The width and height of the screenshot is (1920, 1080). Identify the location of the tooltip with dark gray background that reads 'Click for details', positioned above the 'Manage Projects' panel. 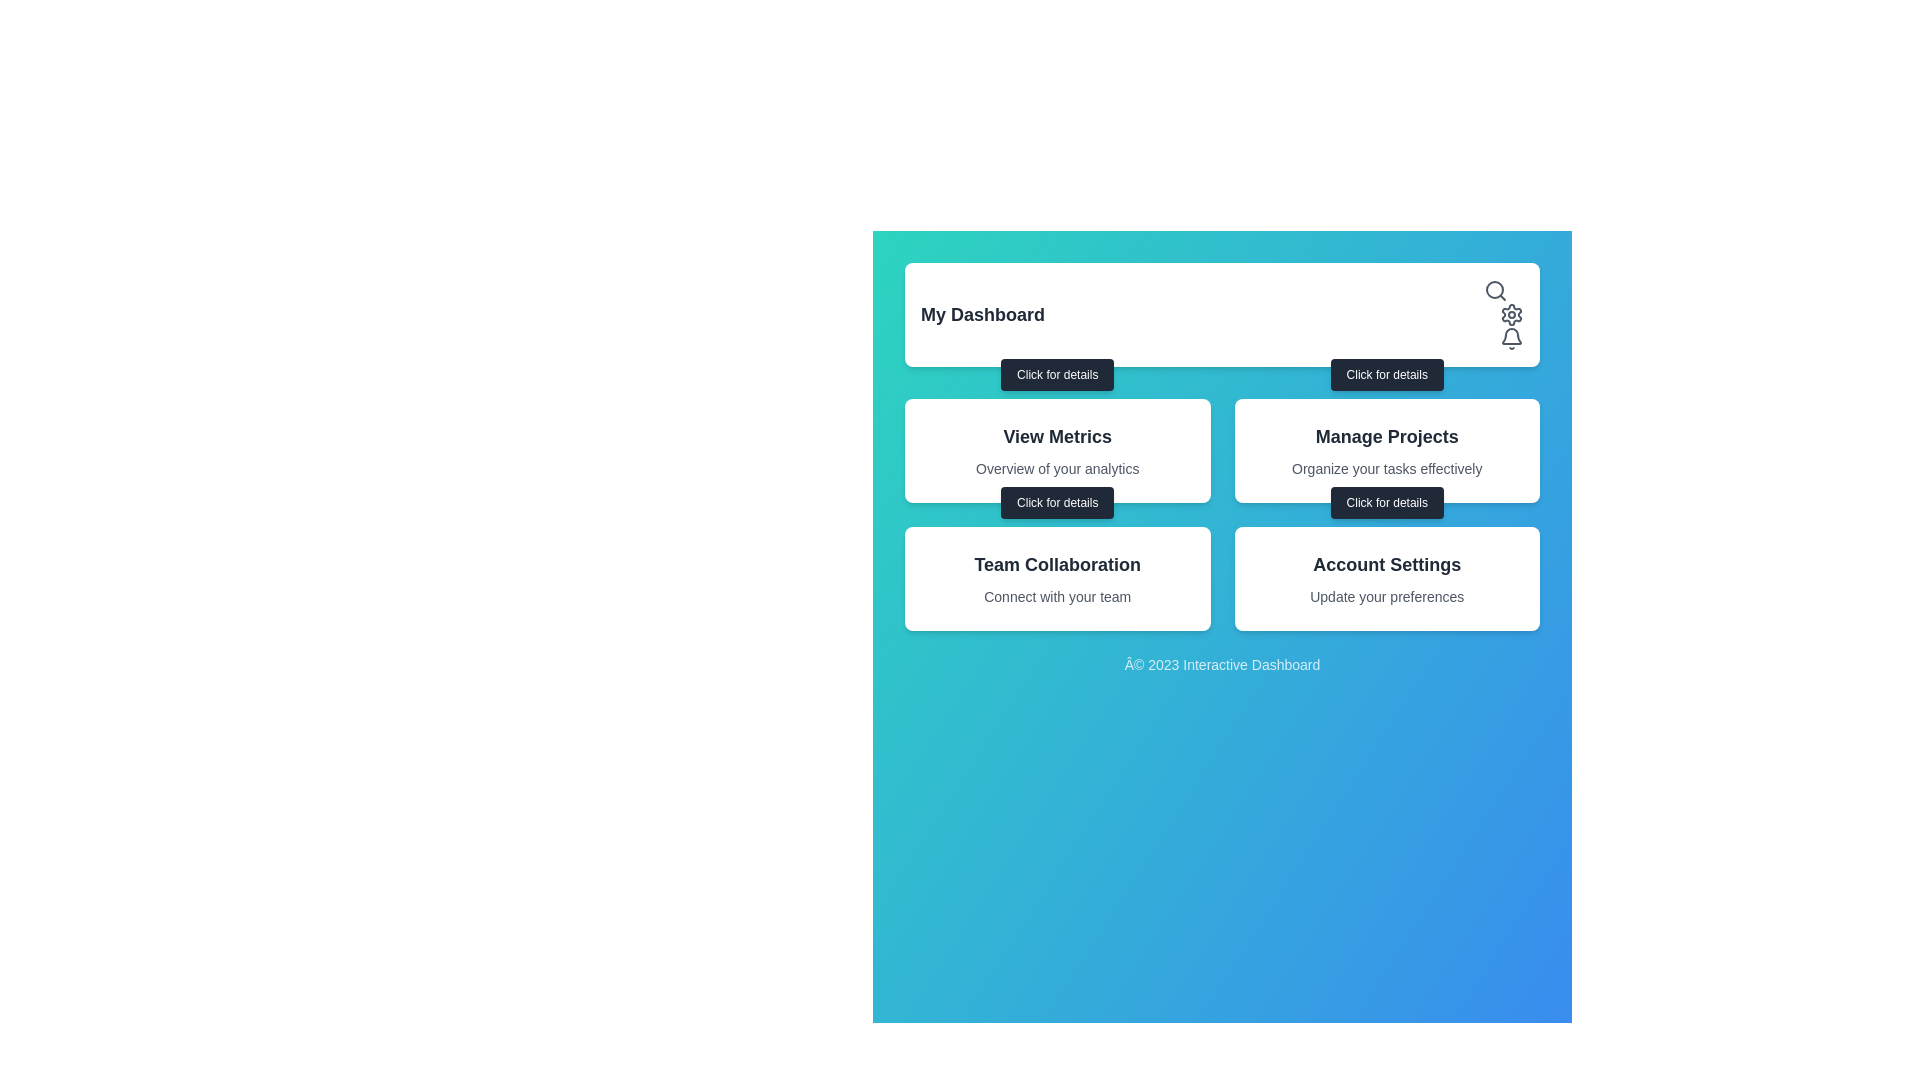
(1386, 374).